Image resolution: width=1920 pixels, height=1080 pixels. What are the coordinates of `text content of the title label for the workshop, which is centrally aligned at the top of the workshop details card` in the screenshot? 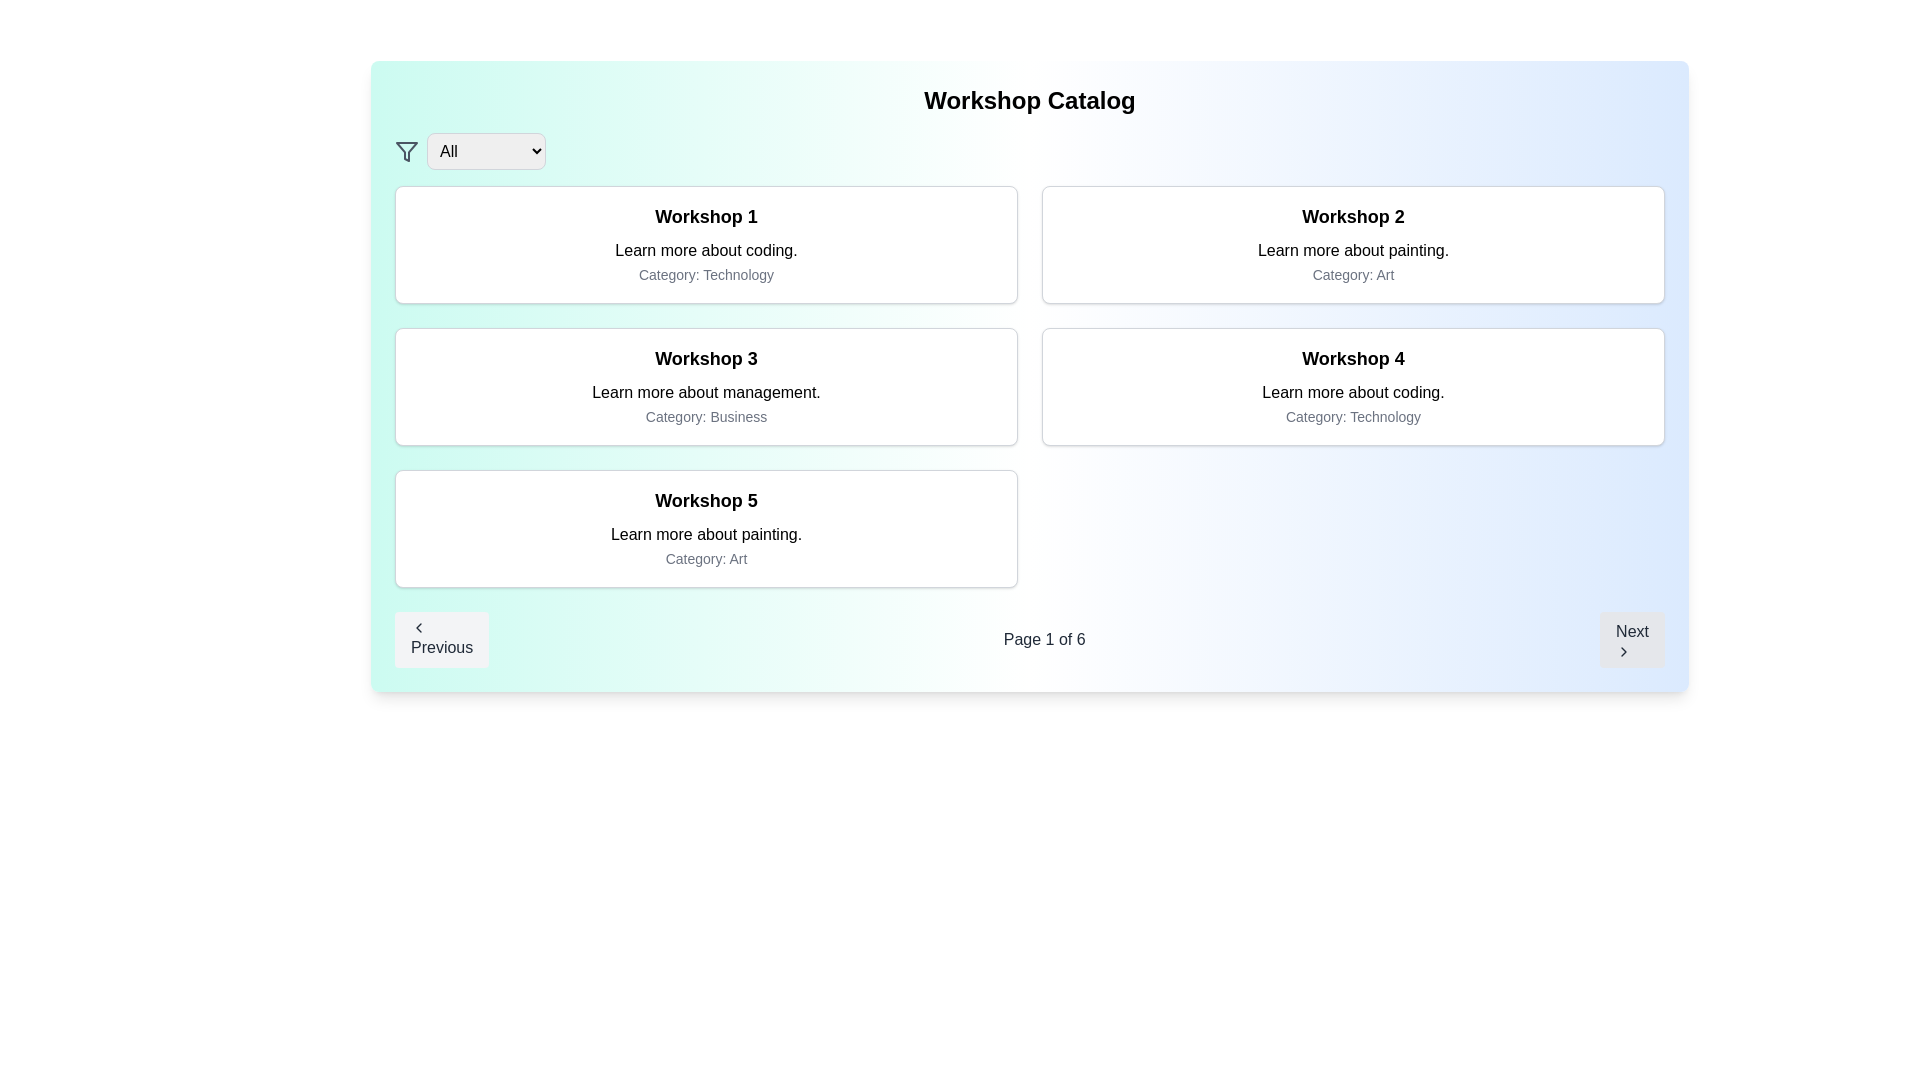 It's located at (706, 357).